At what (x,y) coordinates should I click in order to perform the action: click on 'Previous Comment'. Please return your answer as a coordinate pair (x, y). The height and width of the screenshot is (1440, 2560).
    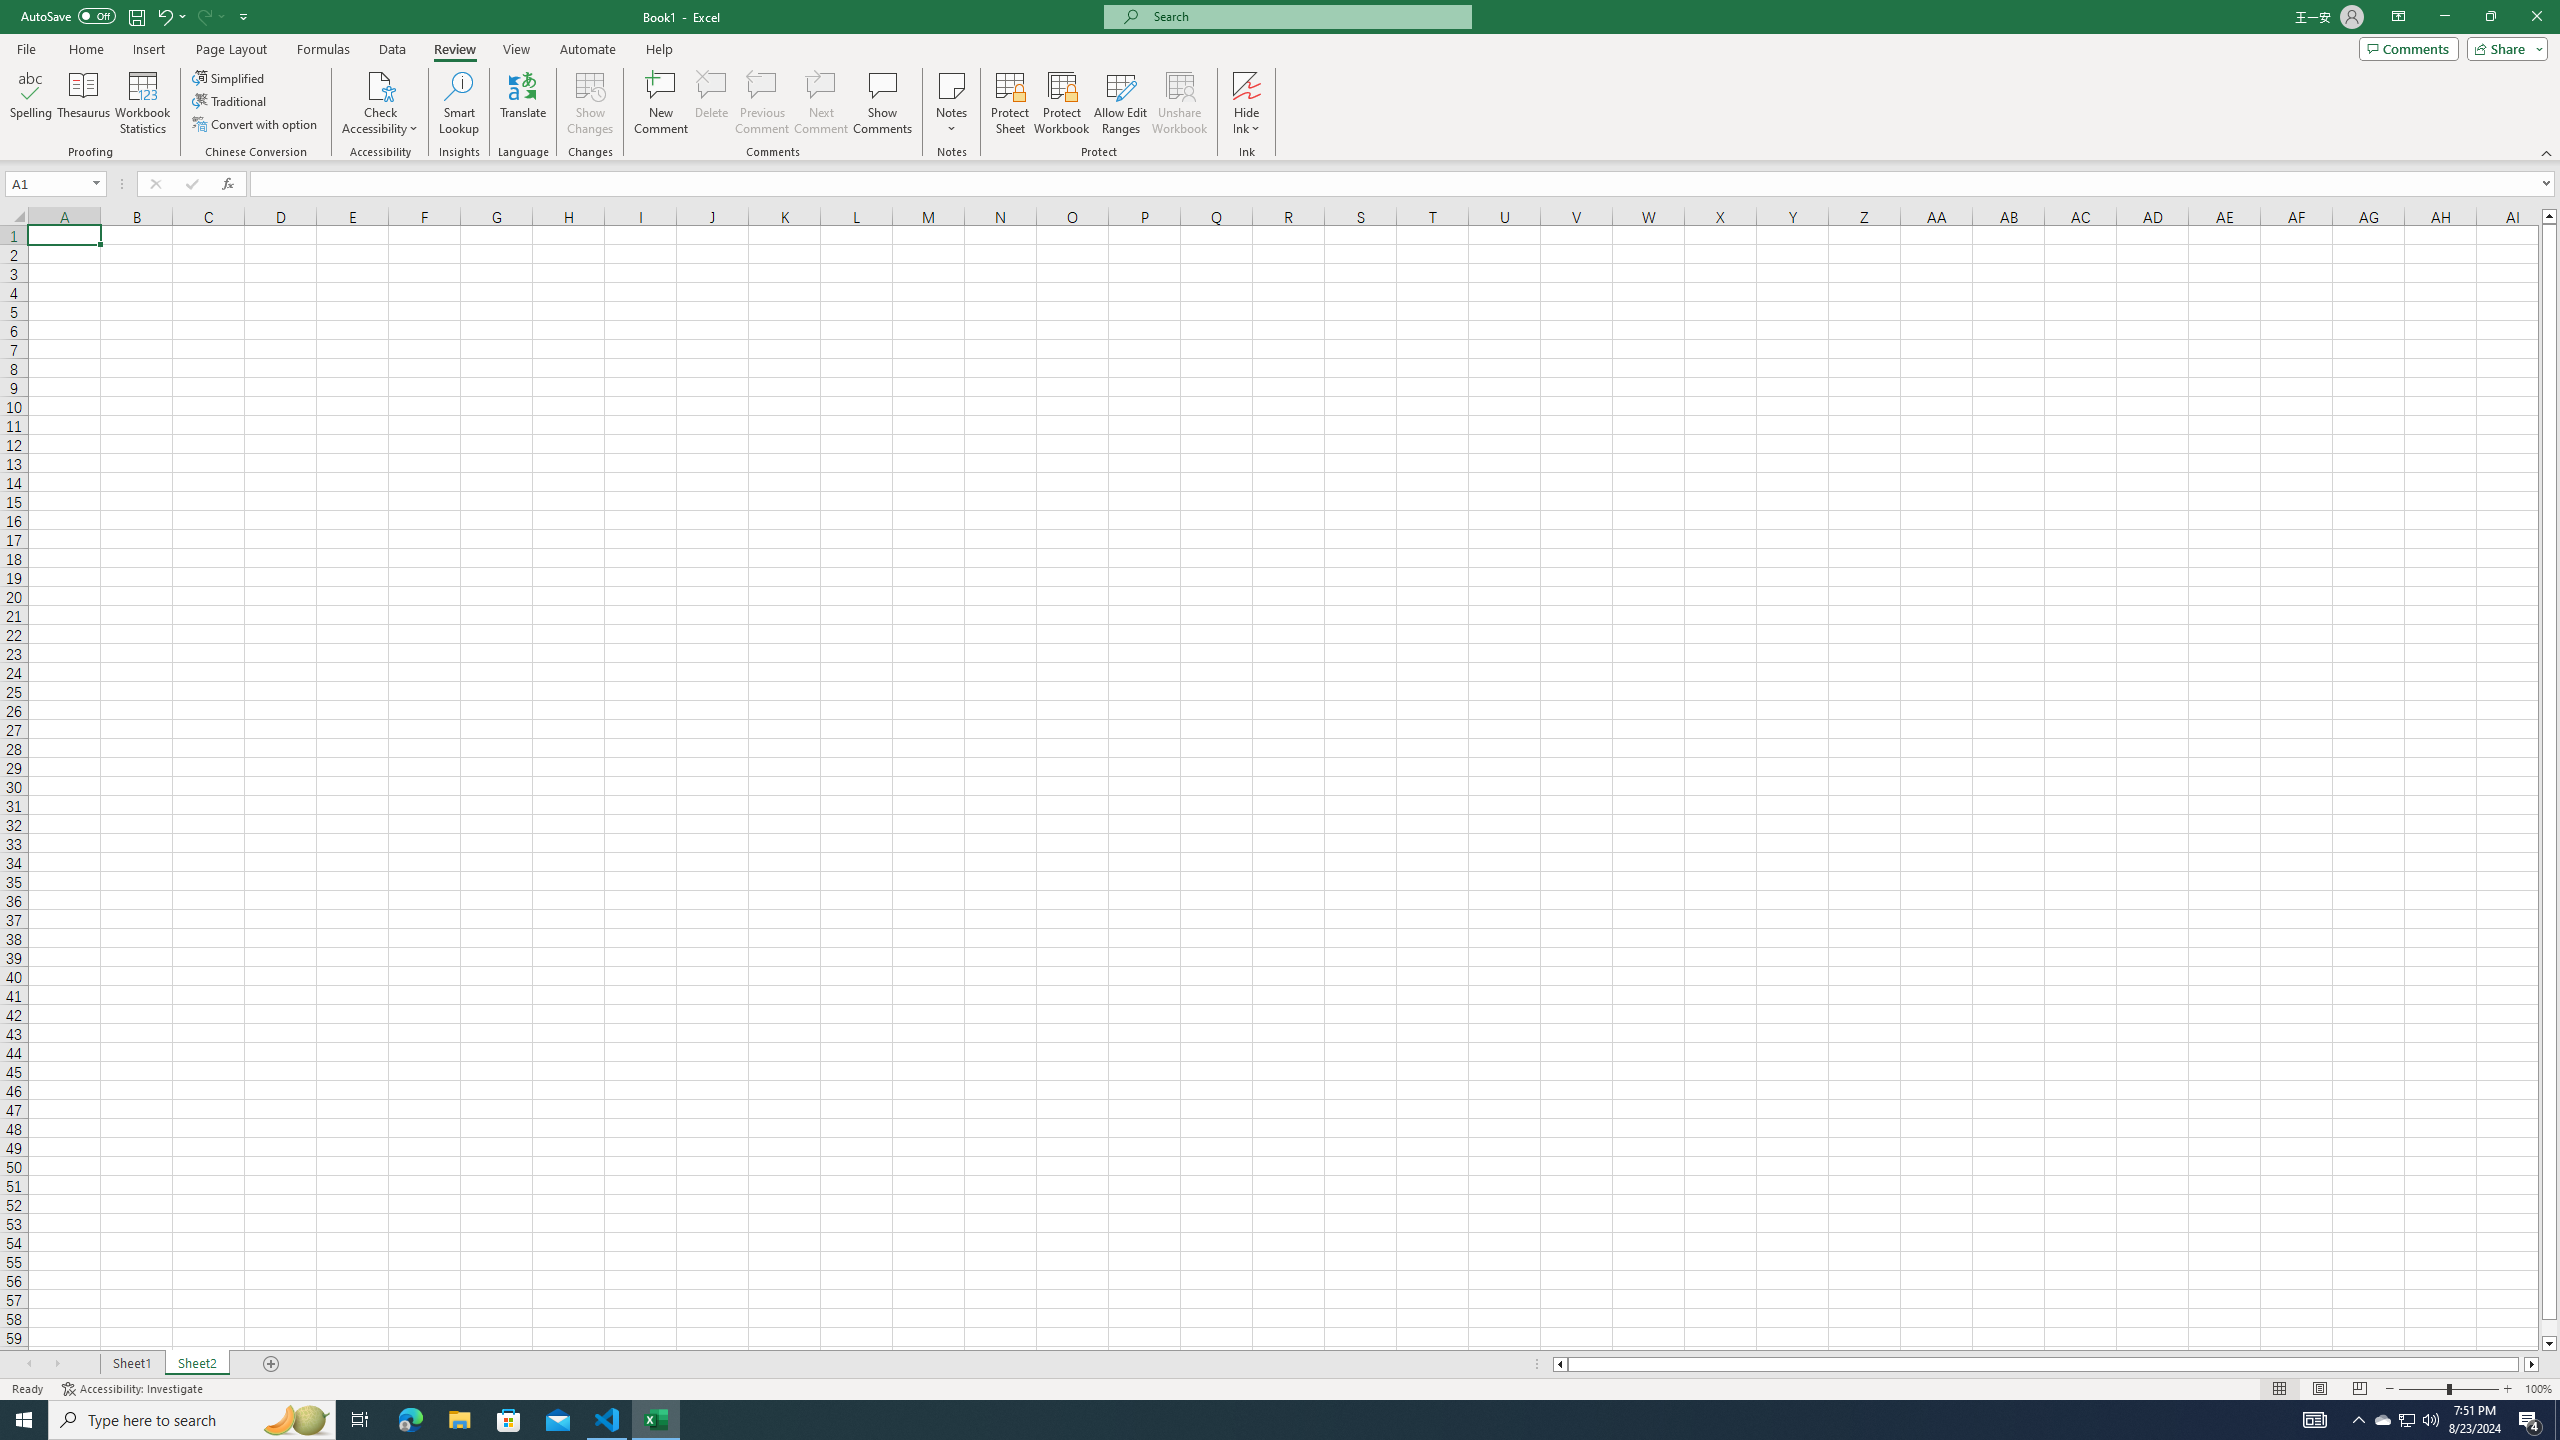
    Looking at the image, I should click on (761, 103).